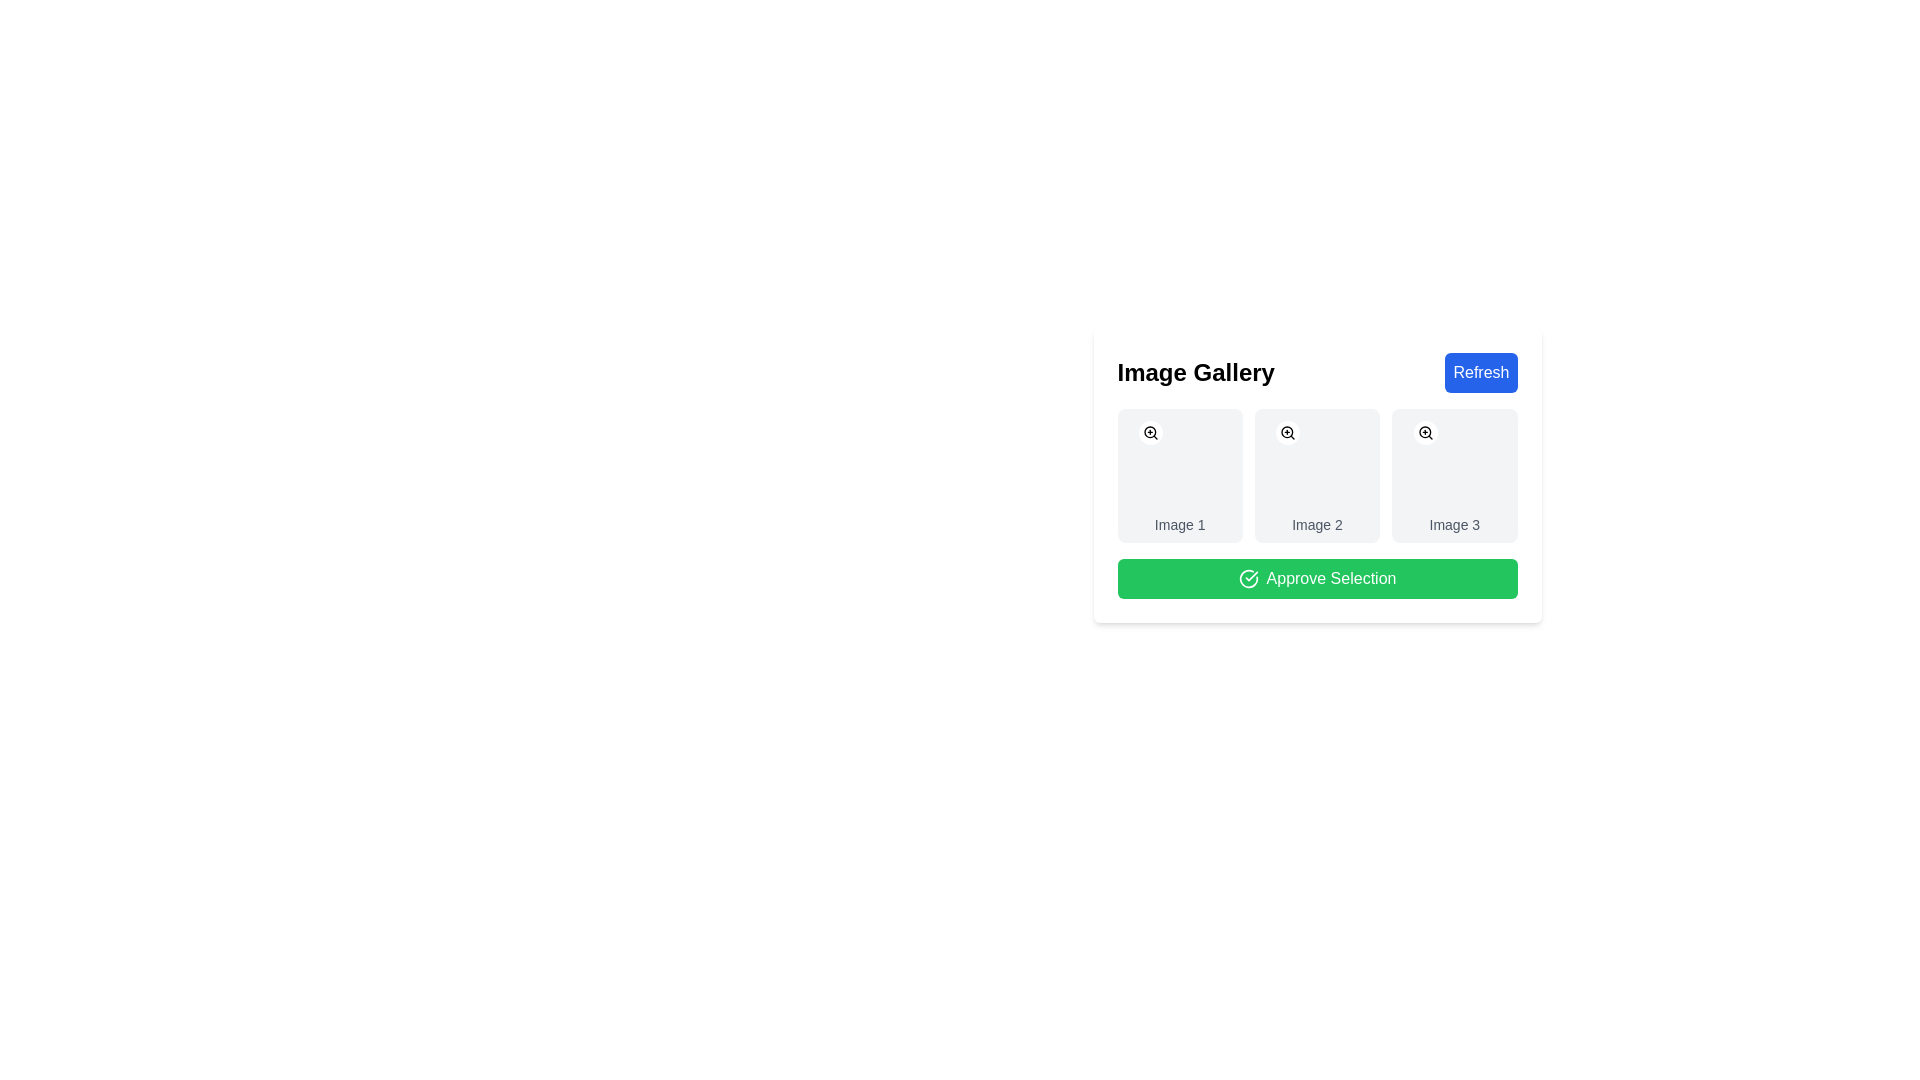 This screenshot has height=1080, width=1920. What do you see at coordinates (1424, 431) in the screenshot?
I see `the zoom-in icon button located in the grid layout underneath the 'Image Gallery' title` at bounding box center [1424, 431].